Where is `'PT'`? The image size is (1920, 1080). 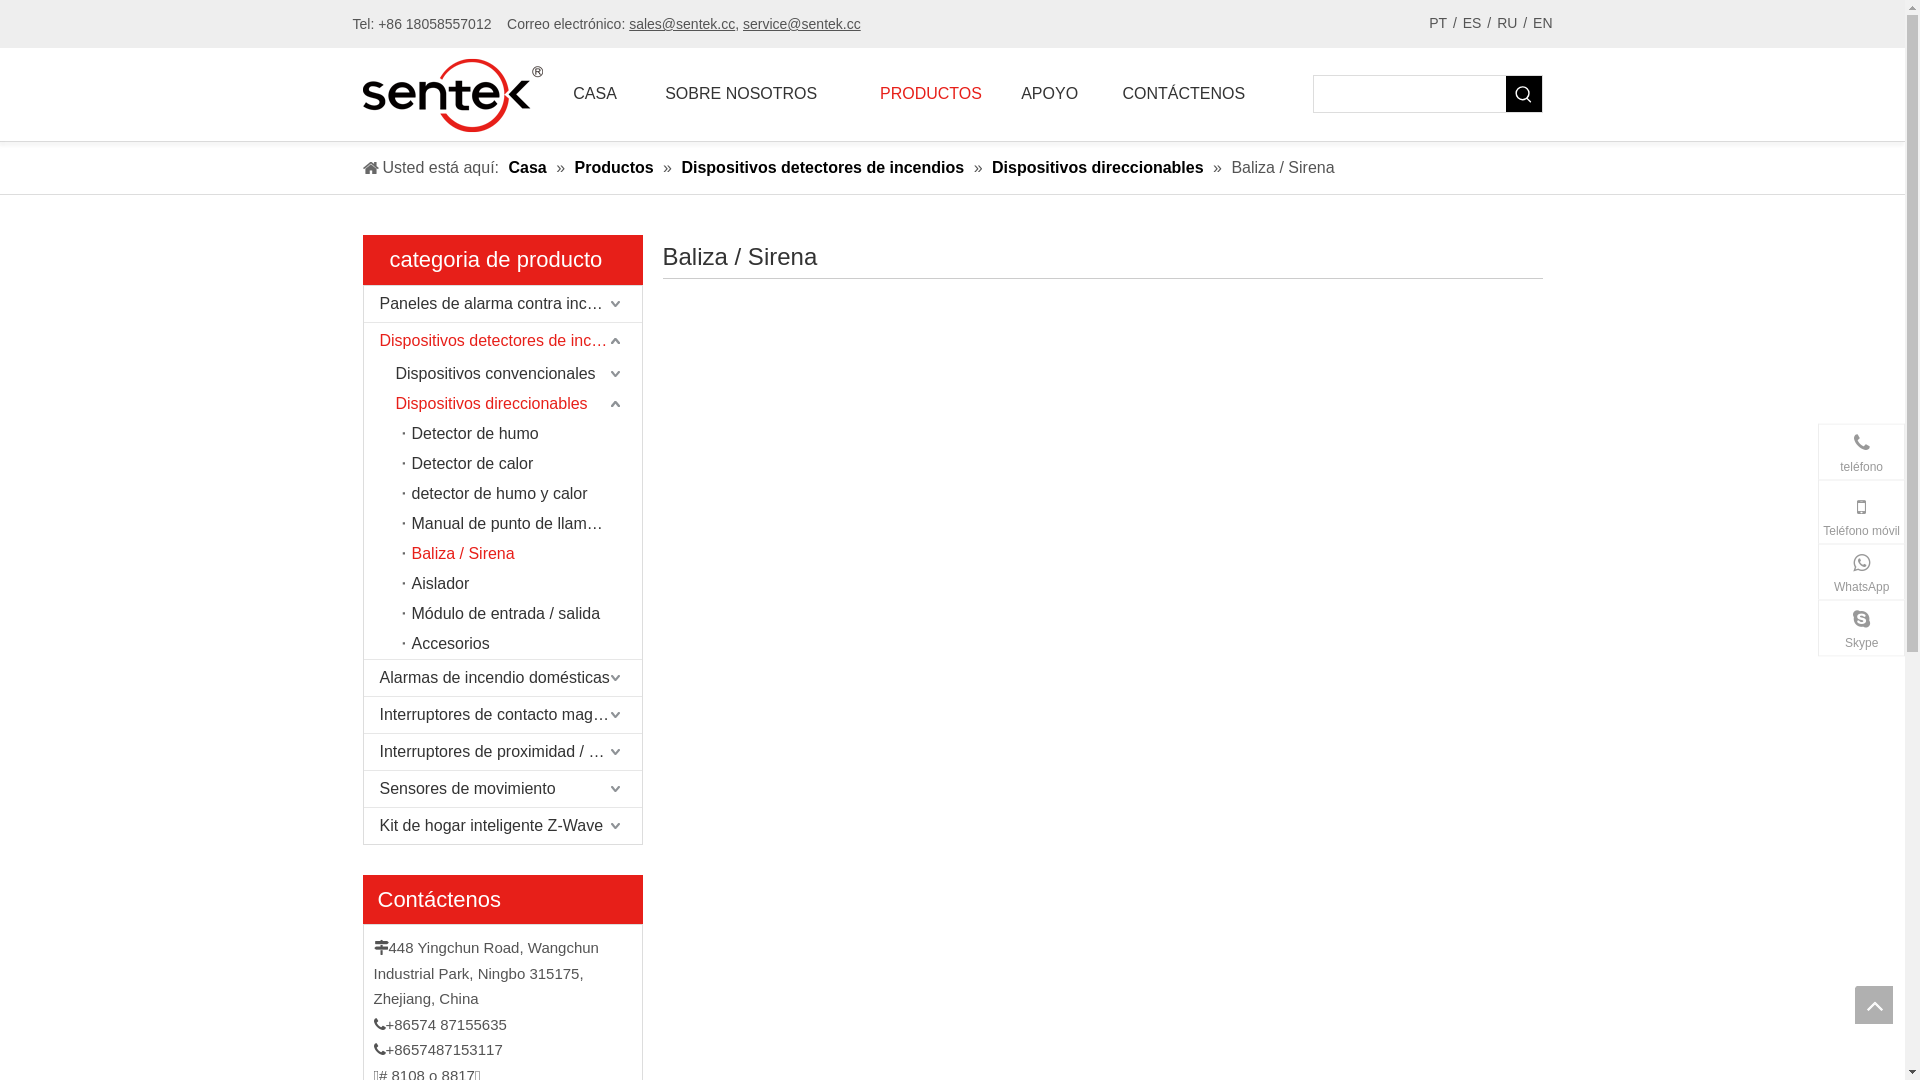 'PT' is located at coordinates (1437, 23).